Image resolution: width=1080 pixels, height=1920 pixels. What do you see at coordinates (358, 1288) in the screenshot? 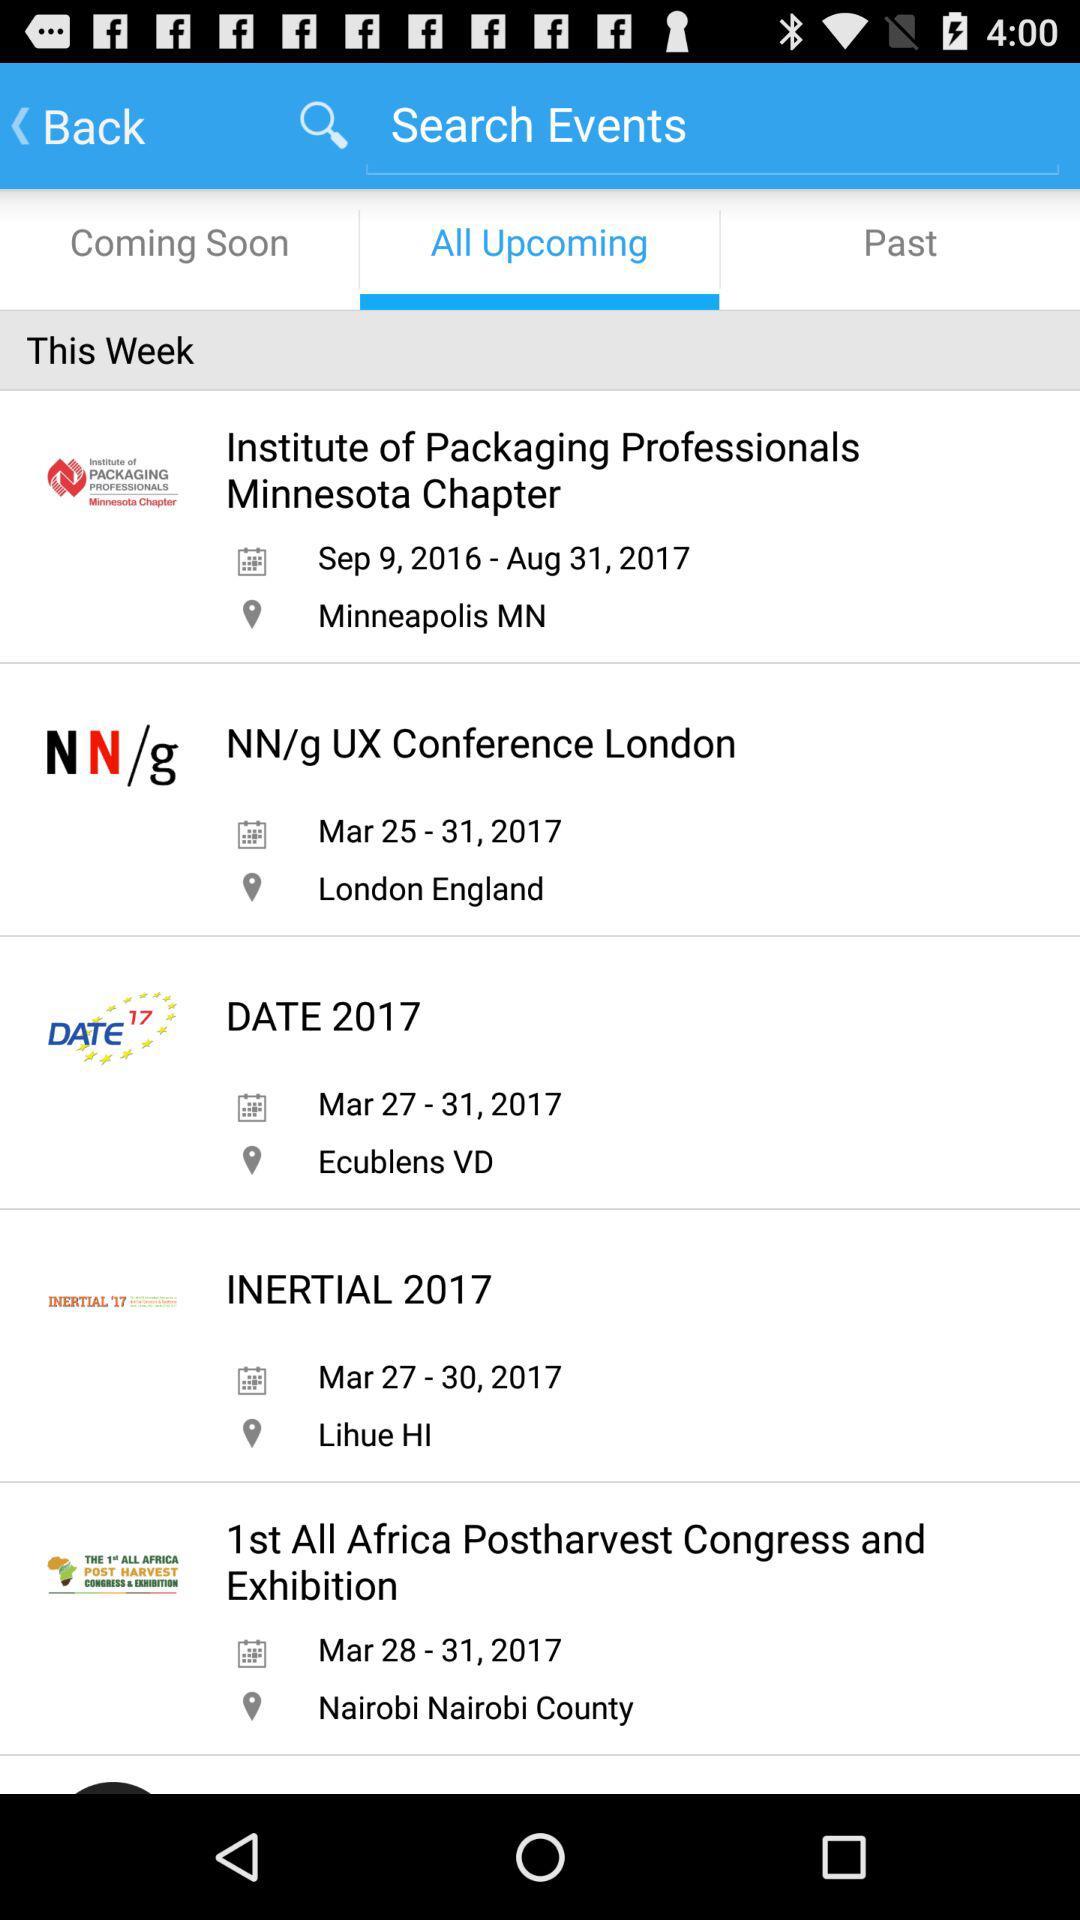
I see `item below ecublens vd` at bounding box center [358, 1288].